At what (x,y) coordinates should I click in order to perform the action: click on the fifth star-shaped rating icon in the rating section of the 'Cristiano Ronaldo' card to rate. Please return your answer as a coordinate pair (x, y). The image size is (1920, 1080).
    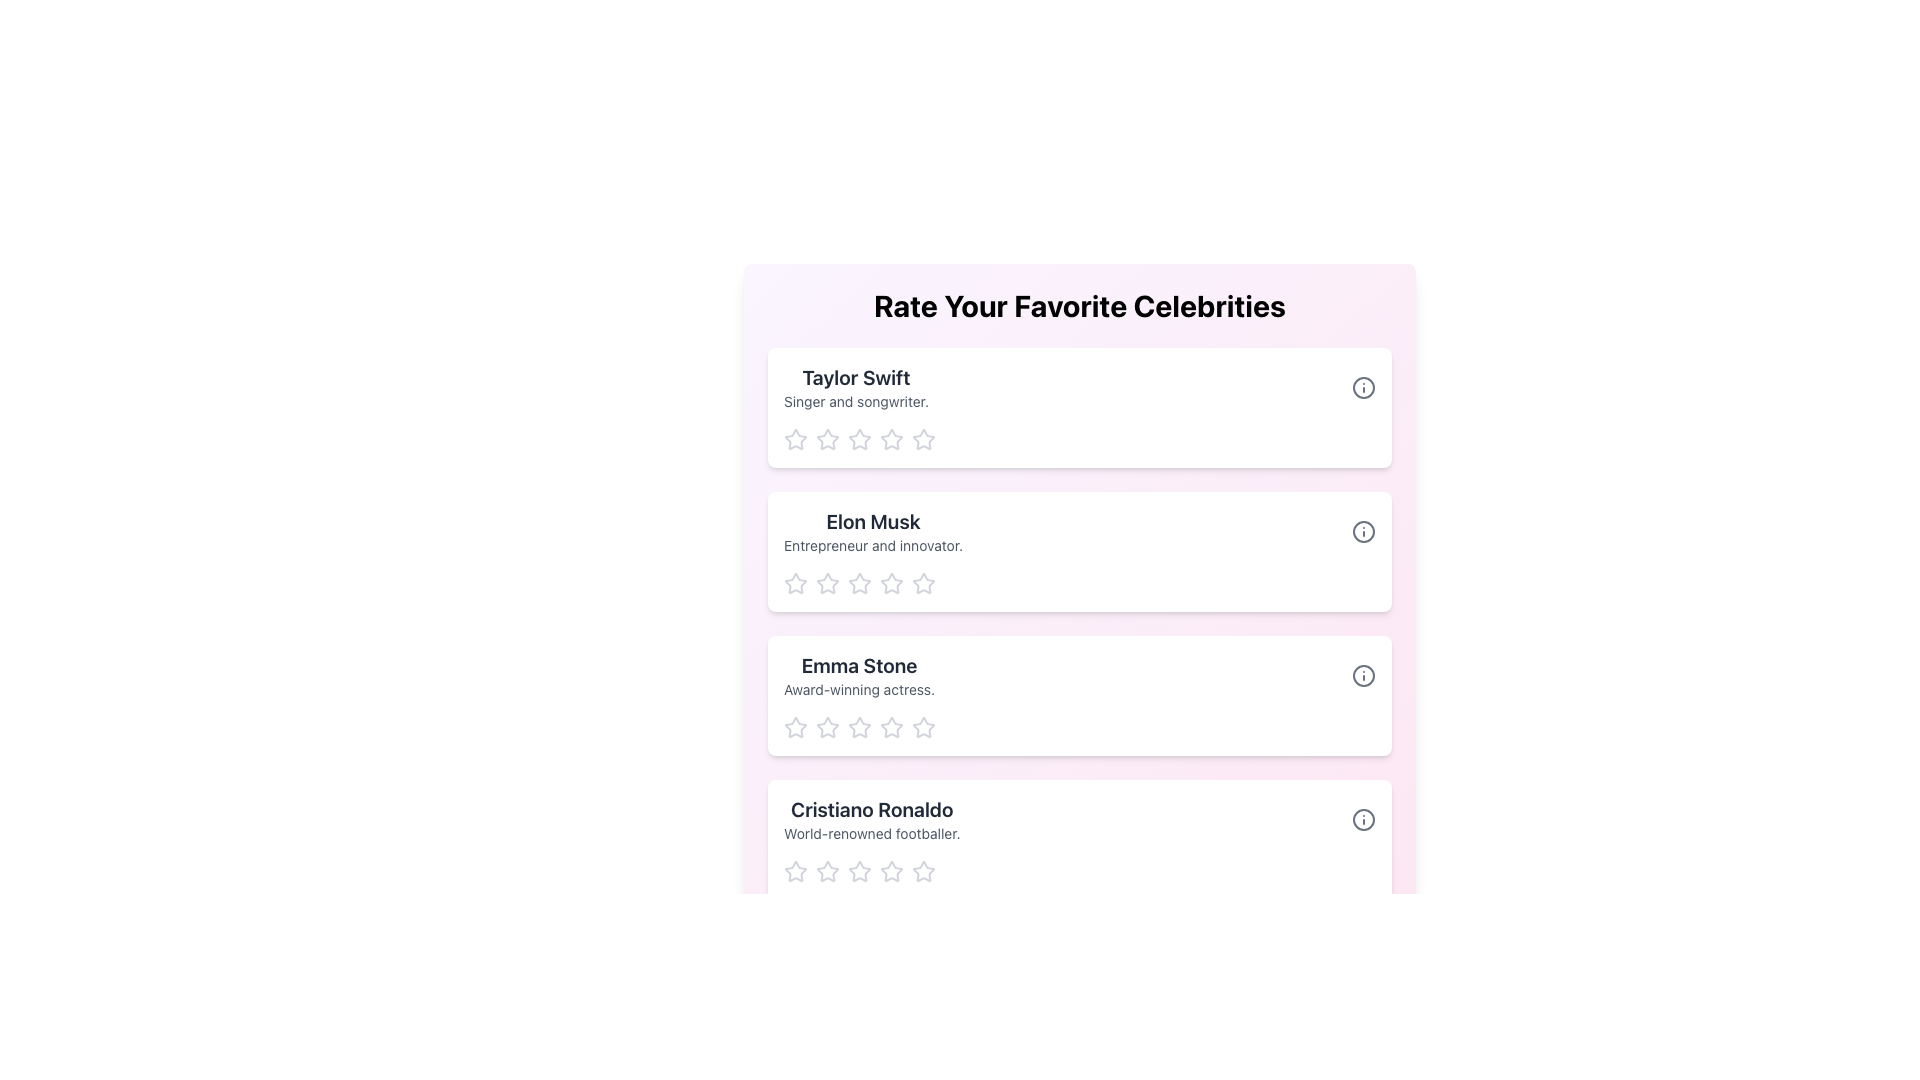
    Looking at the image, I should click on (923, 870).